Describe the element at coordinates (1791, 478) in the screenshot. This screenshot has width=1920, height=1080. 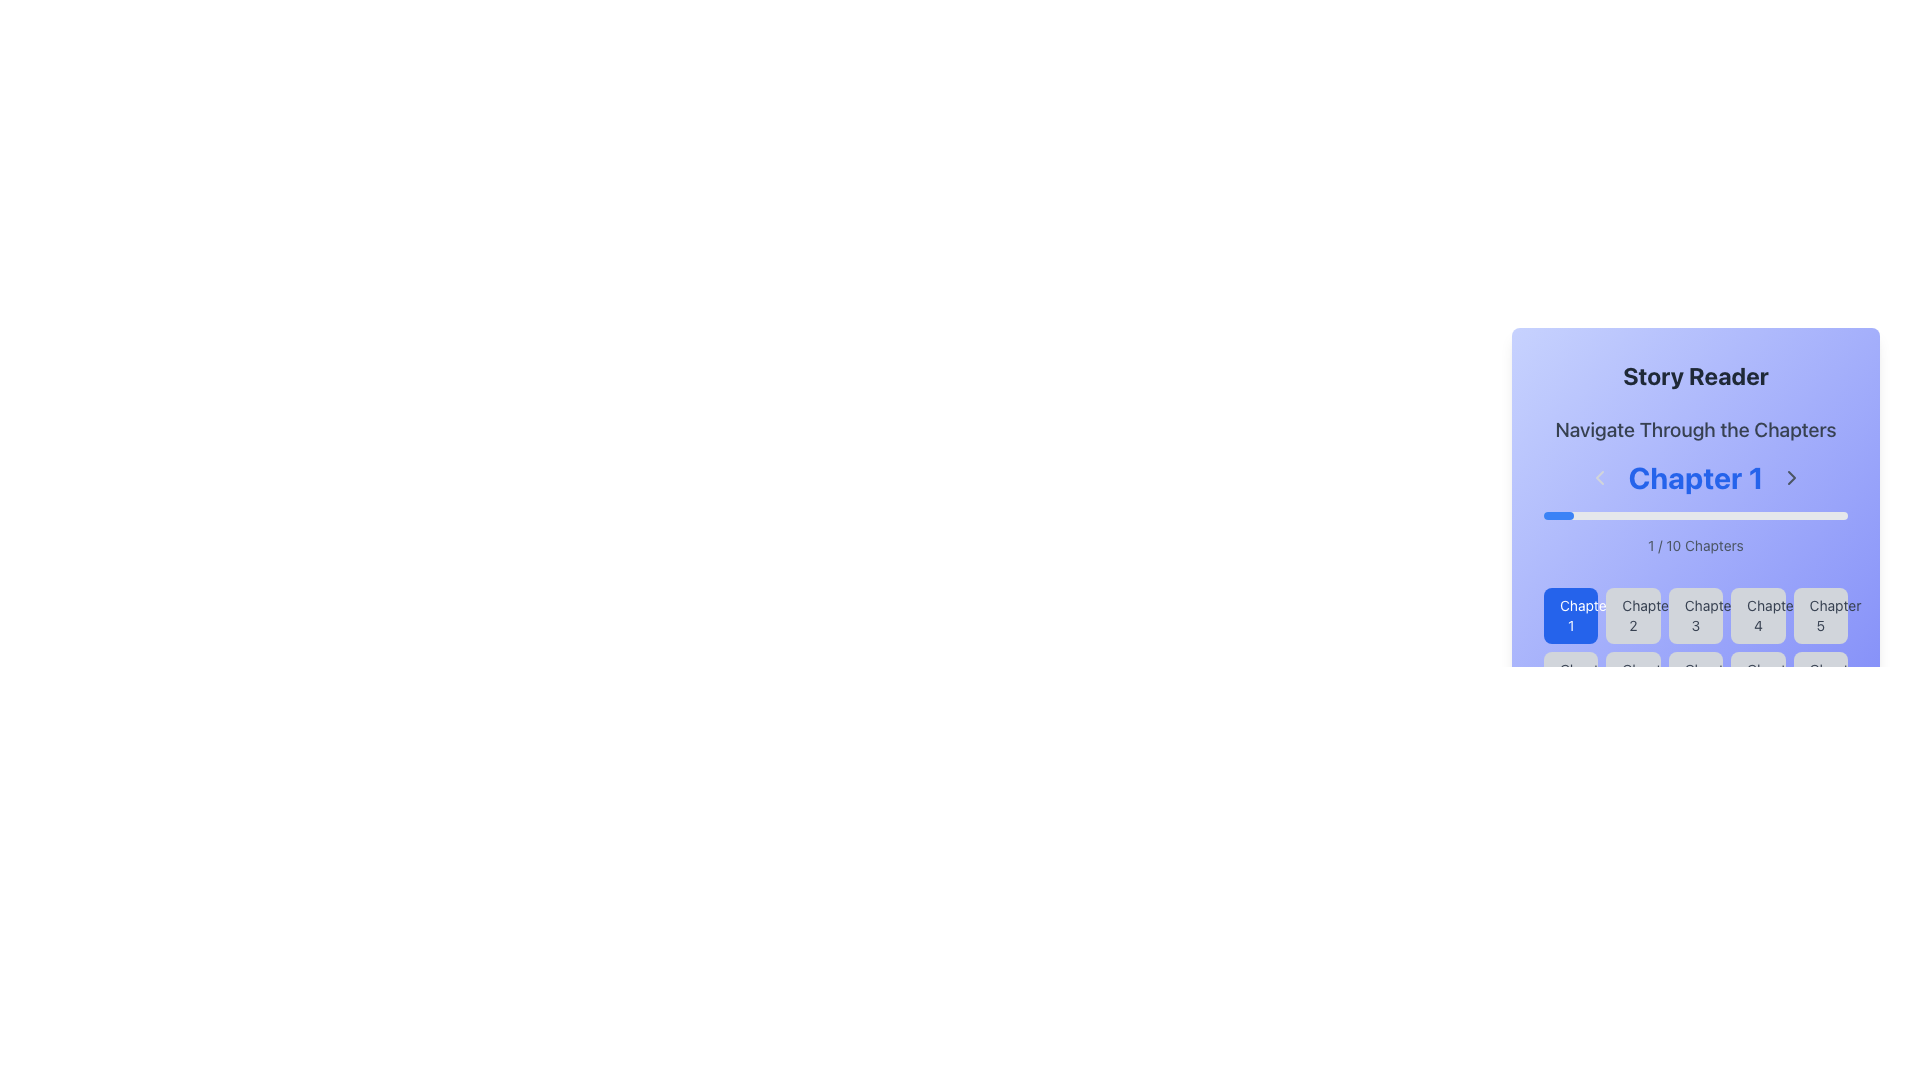
I see `the navigation button located at the top-right end of the navigation bar, to the right of 'Chapter 1'` at that location.